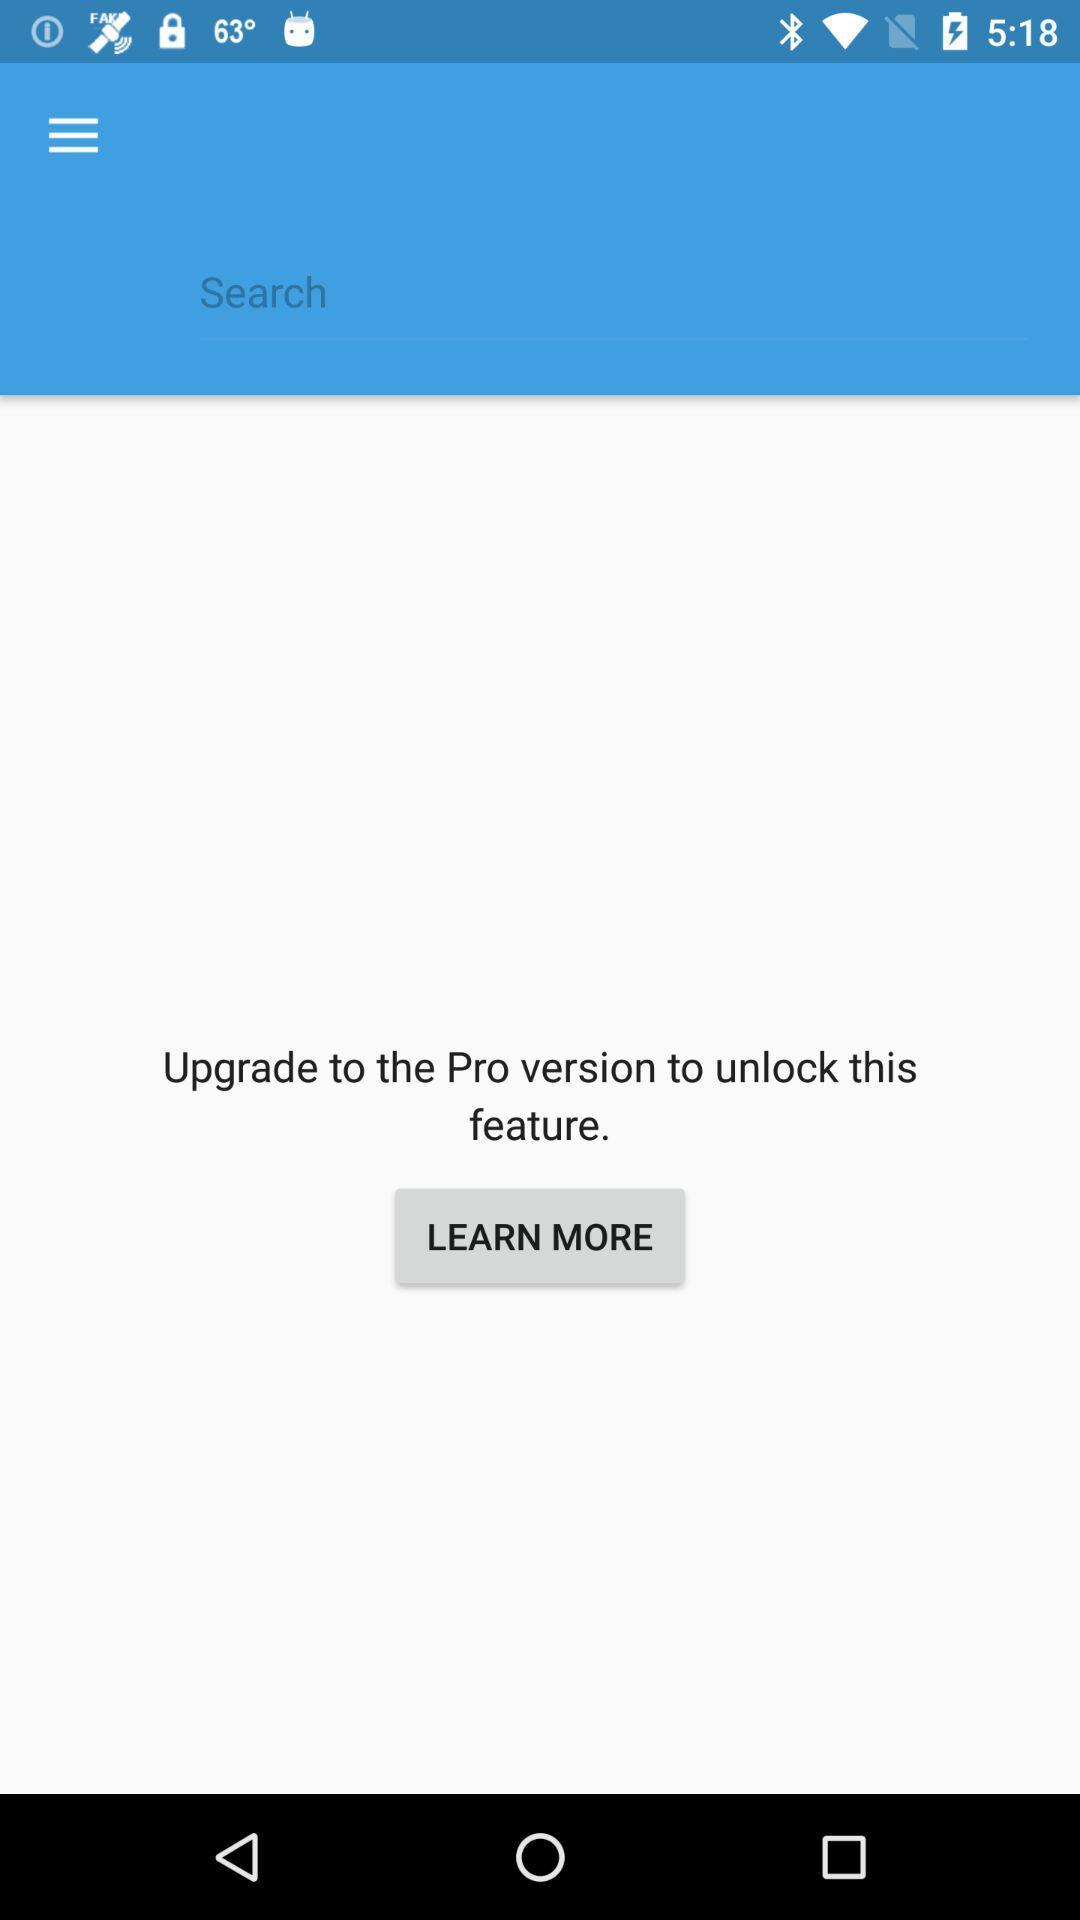  I want to click on the learn more icon, so click(540, 1234).